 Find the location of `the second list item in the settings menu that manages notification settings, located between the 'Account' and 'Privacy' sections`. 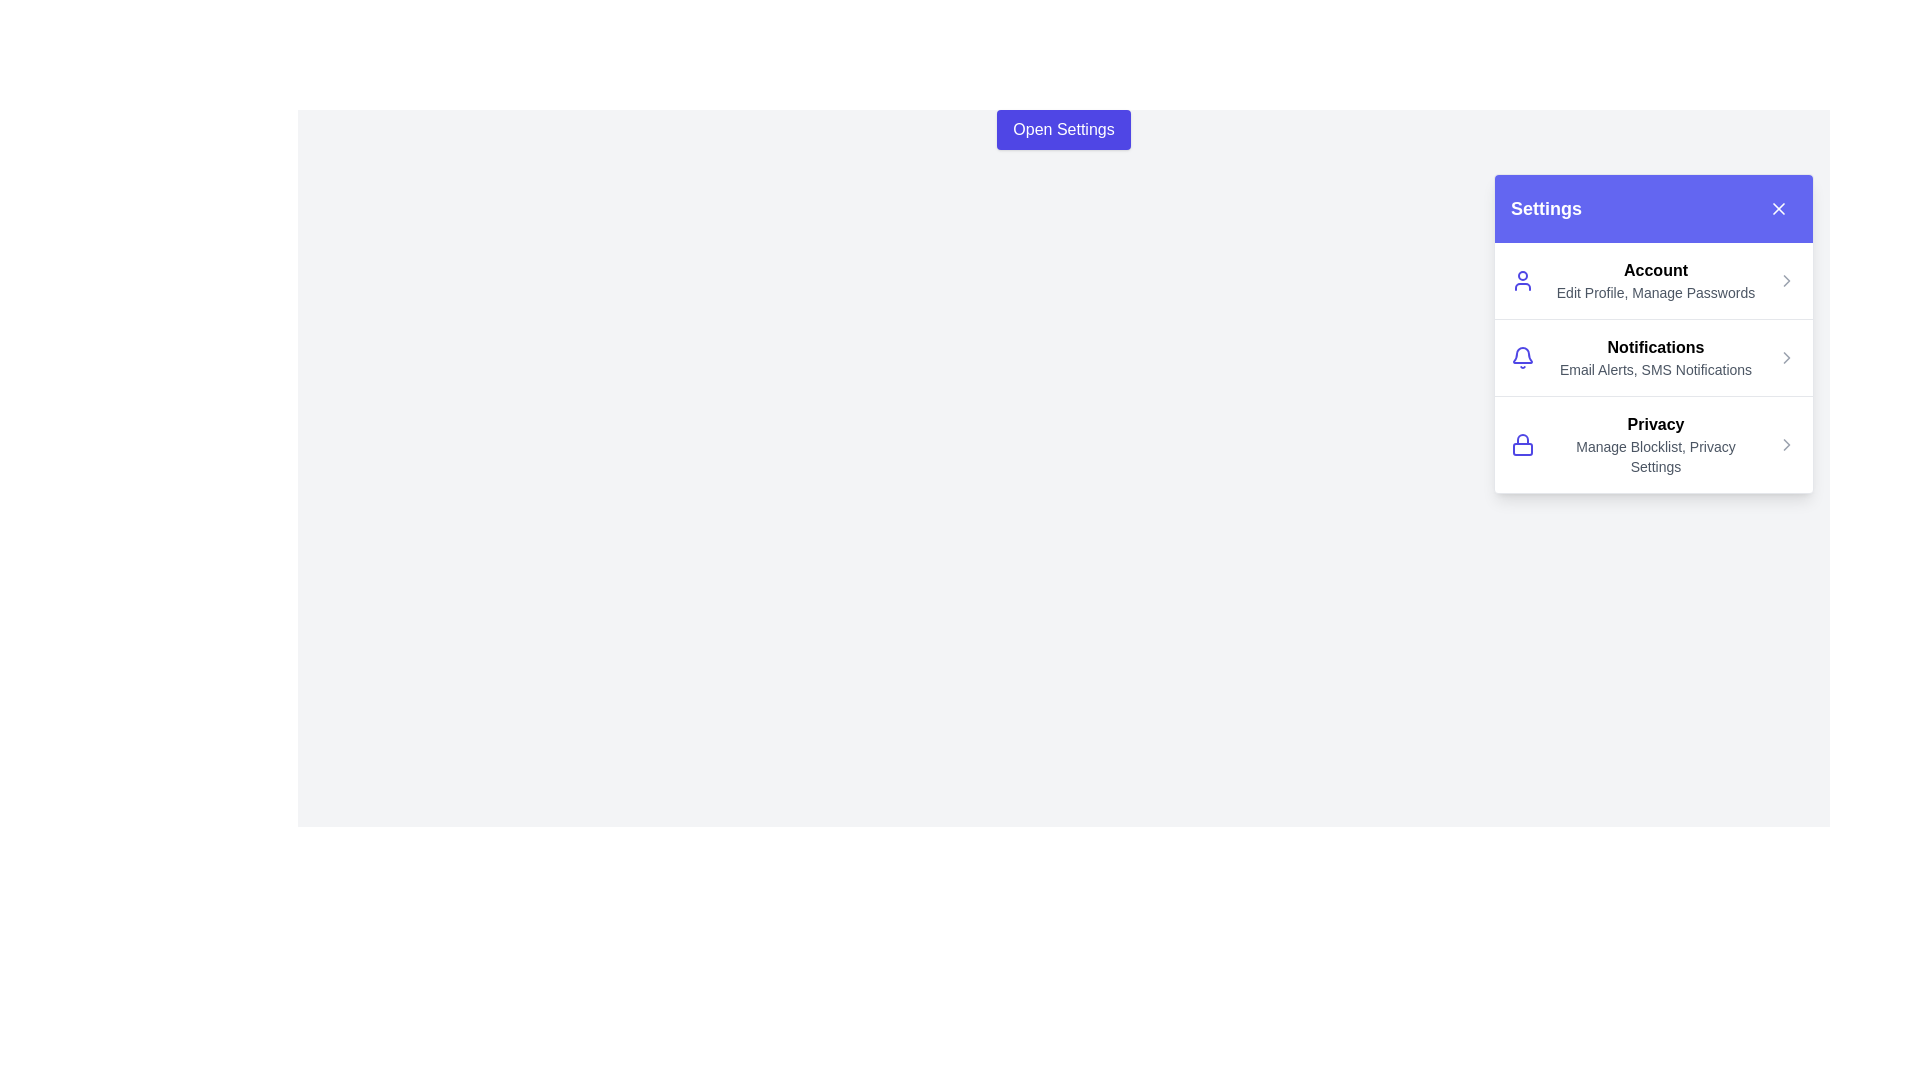

the second list item in the settings menu that manages notification settings, located between the 'Account' and 'Privacy' sections is located at coordinates (1654, 356).